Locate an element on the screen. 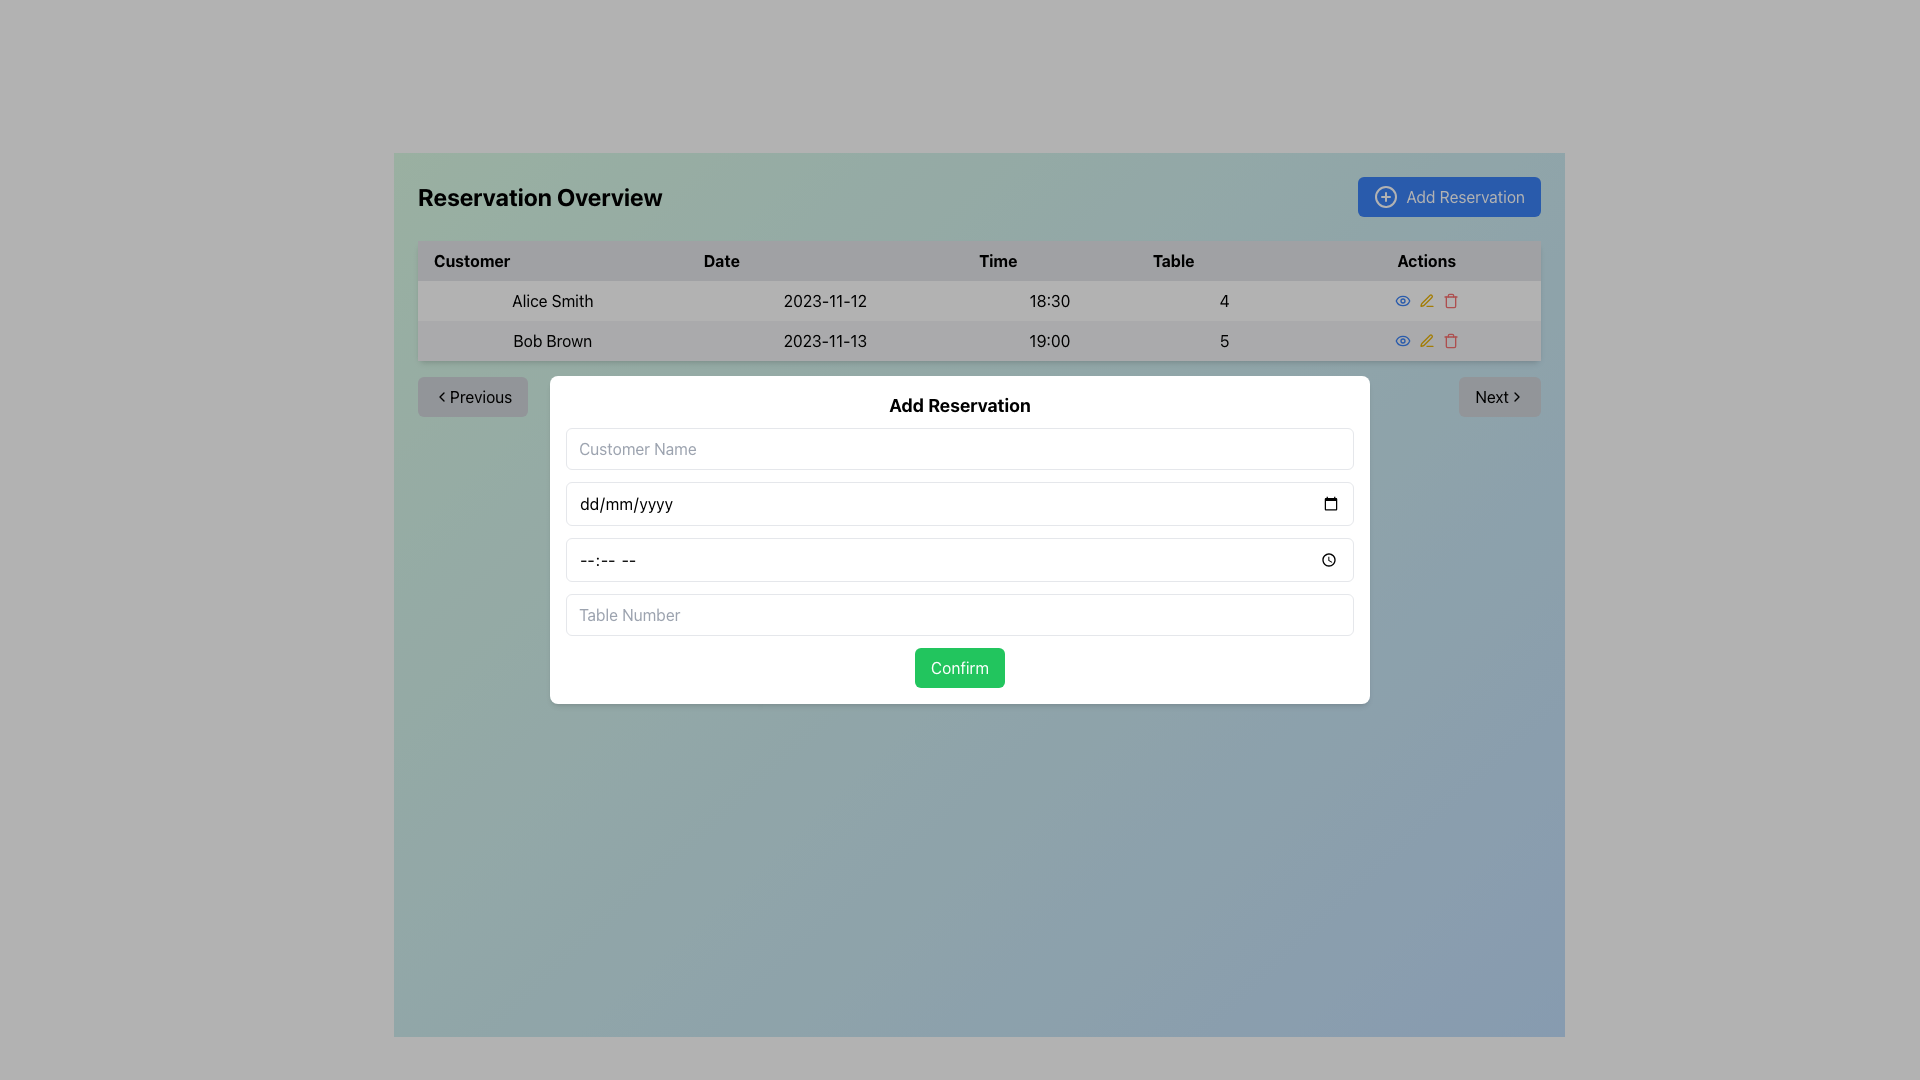 The width and height of the screenshot is (1920, 1080). the edit button (pen icon) located in the third position of the action button set on the right-hand side of the table row for Bob Brown is located at coordinates (1425, 300).